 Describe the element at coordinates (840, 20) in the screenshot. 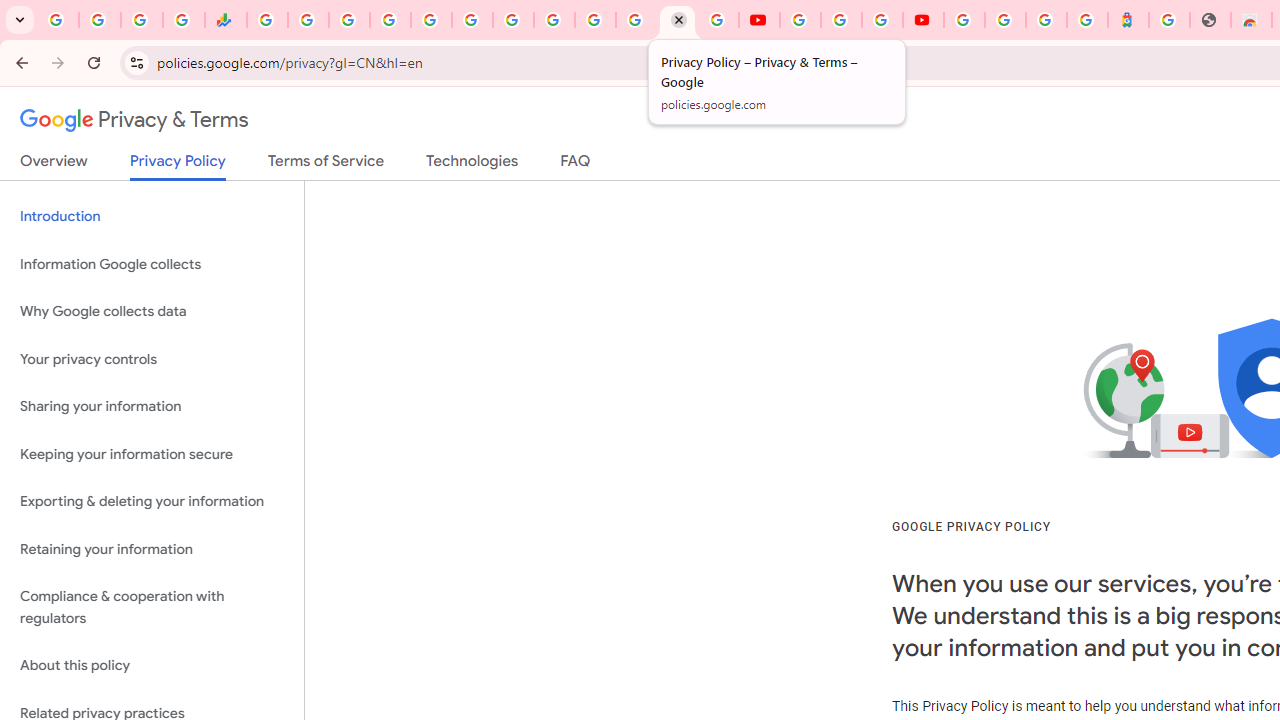

I see `'Google Account Help'` at that location.